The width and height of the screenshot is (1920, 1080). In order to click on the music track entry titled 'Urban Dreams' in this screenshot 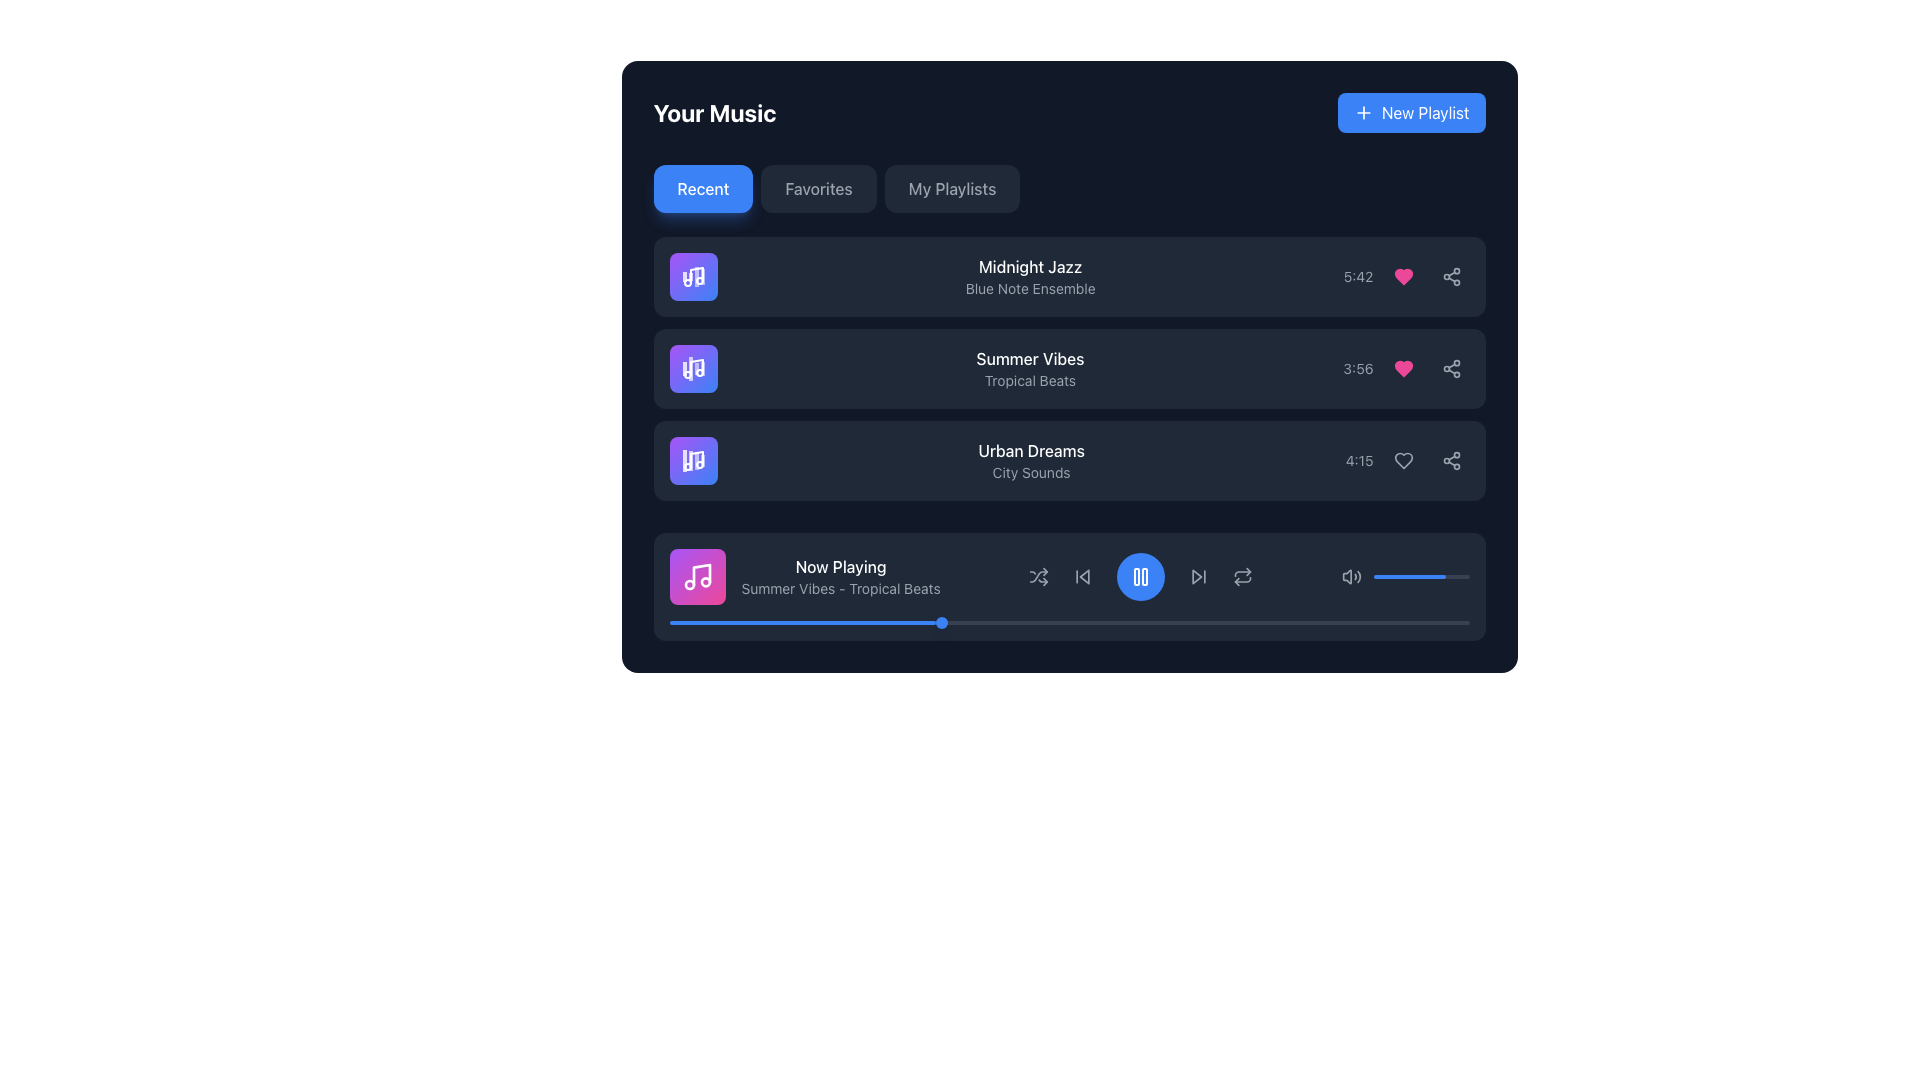, I will do `click(1068, 461)`.